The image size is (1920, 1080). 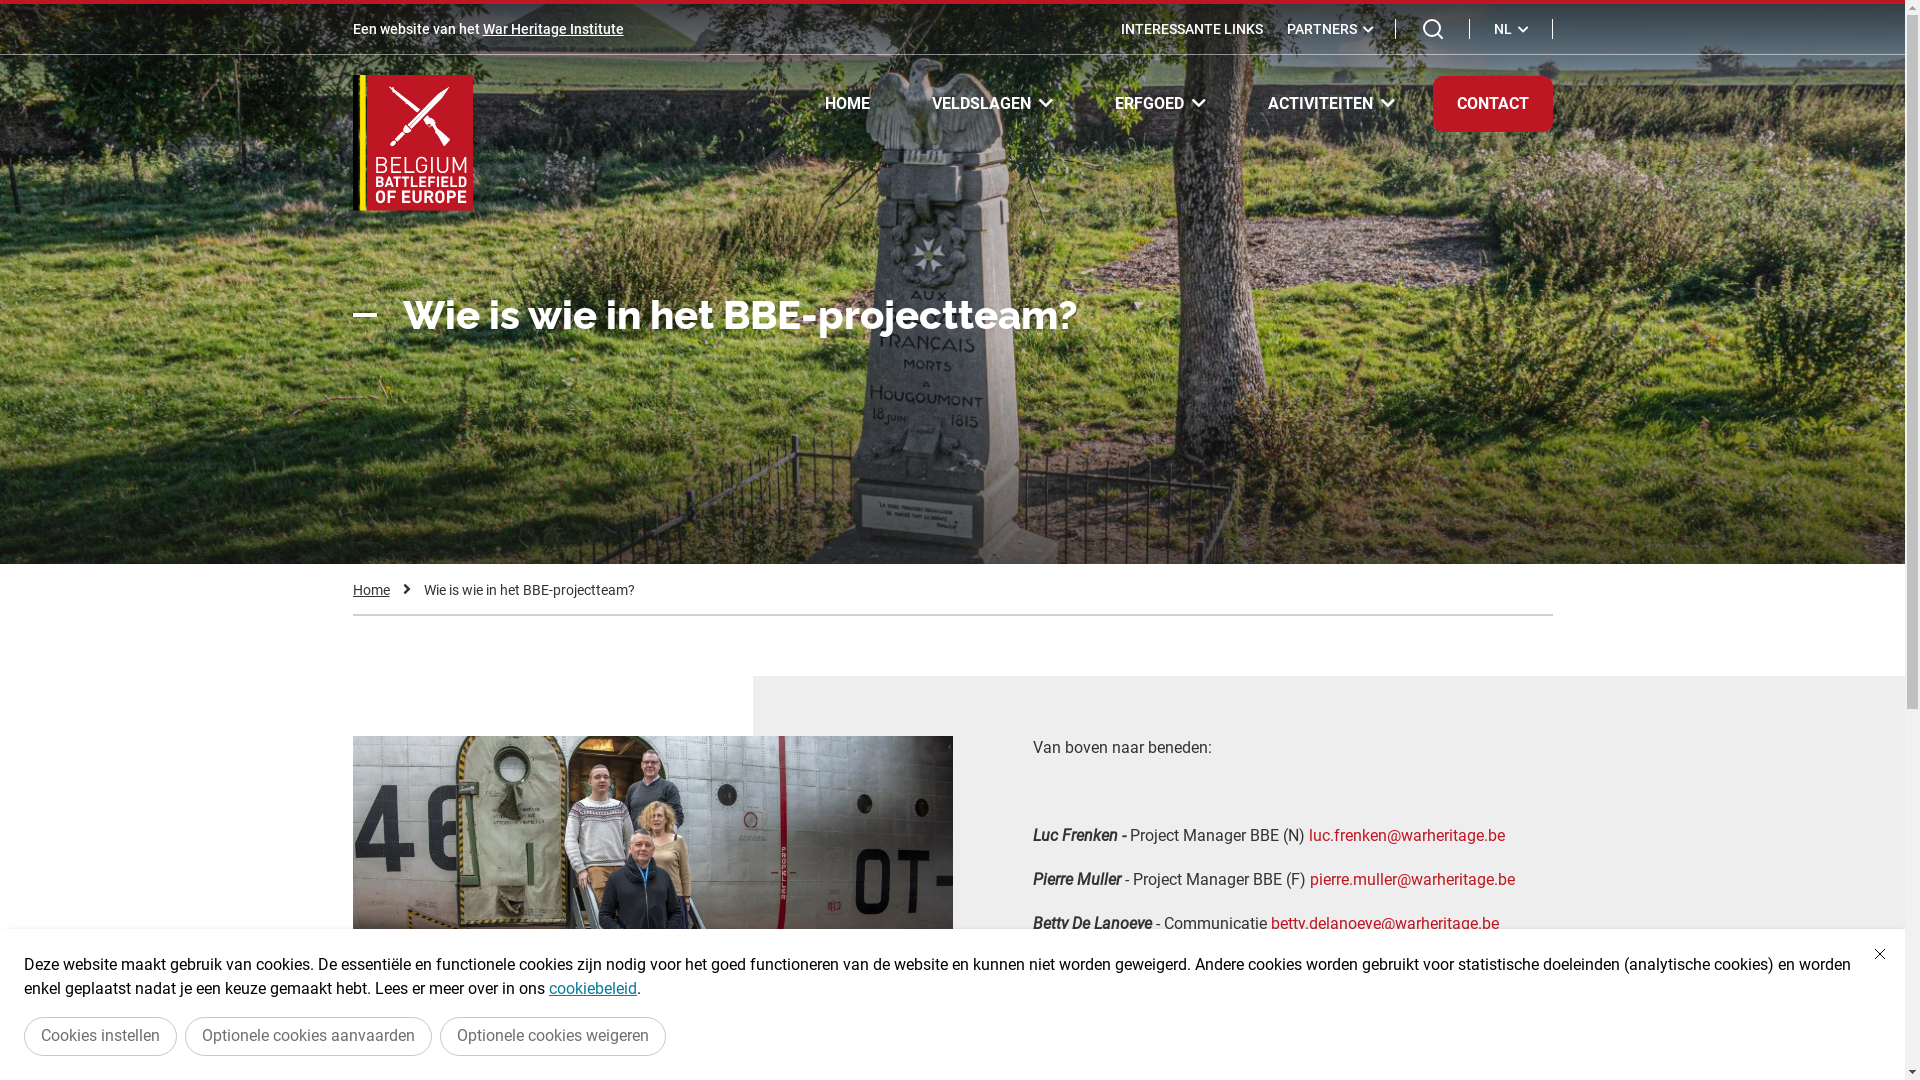 I want to click on 'Optionele cookies weigeren', so click(x=552, y=1035).